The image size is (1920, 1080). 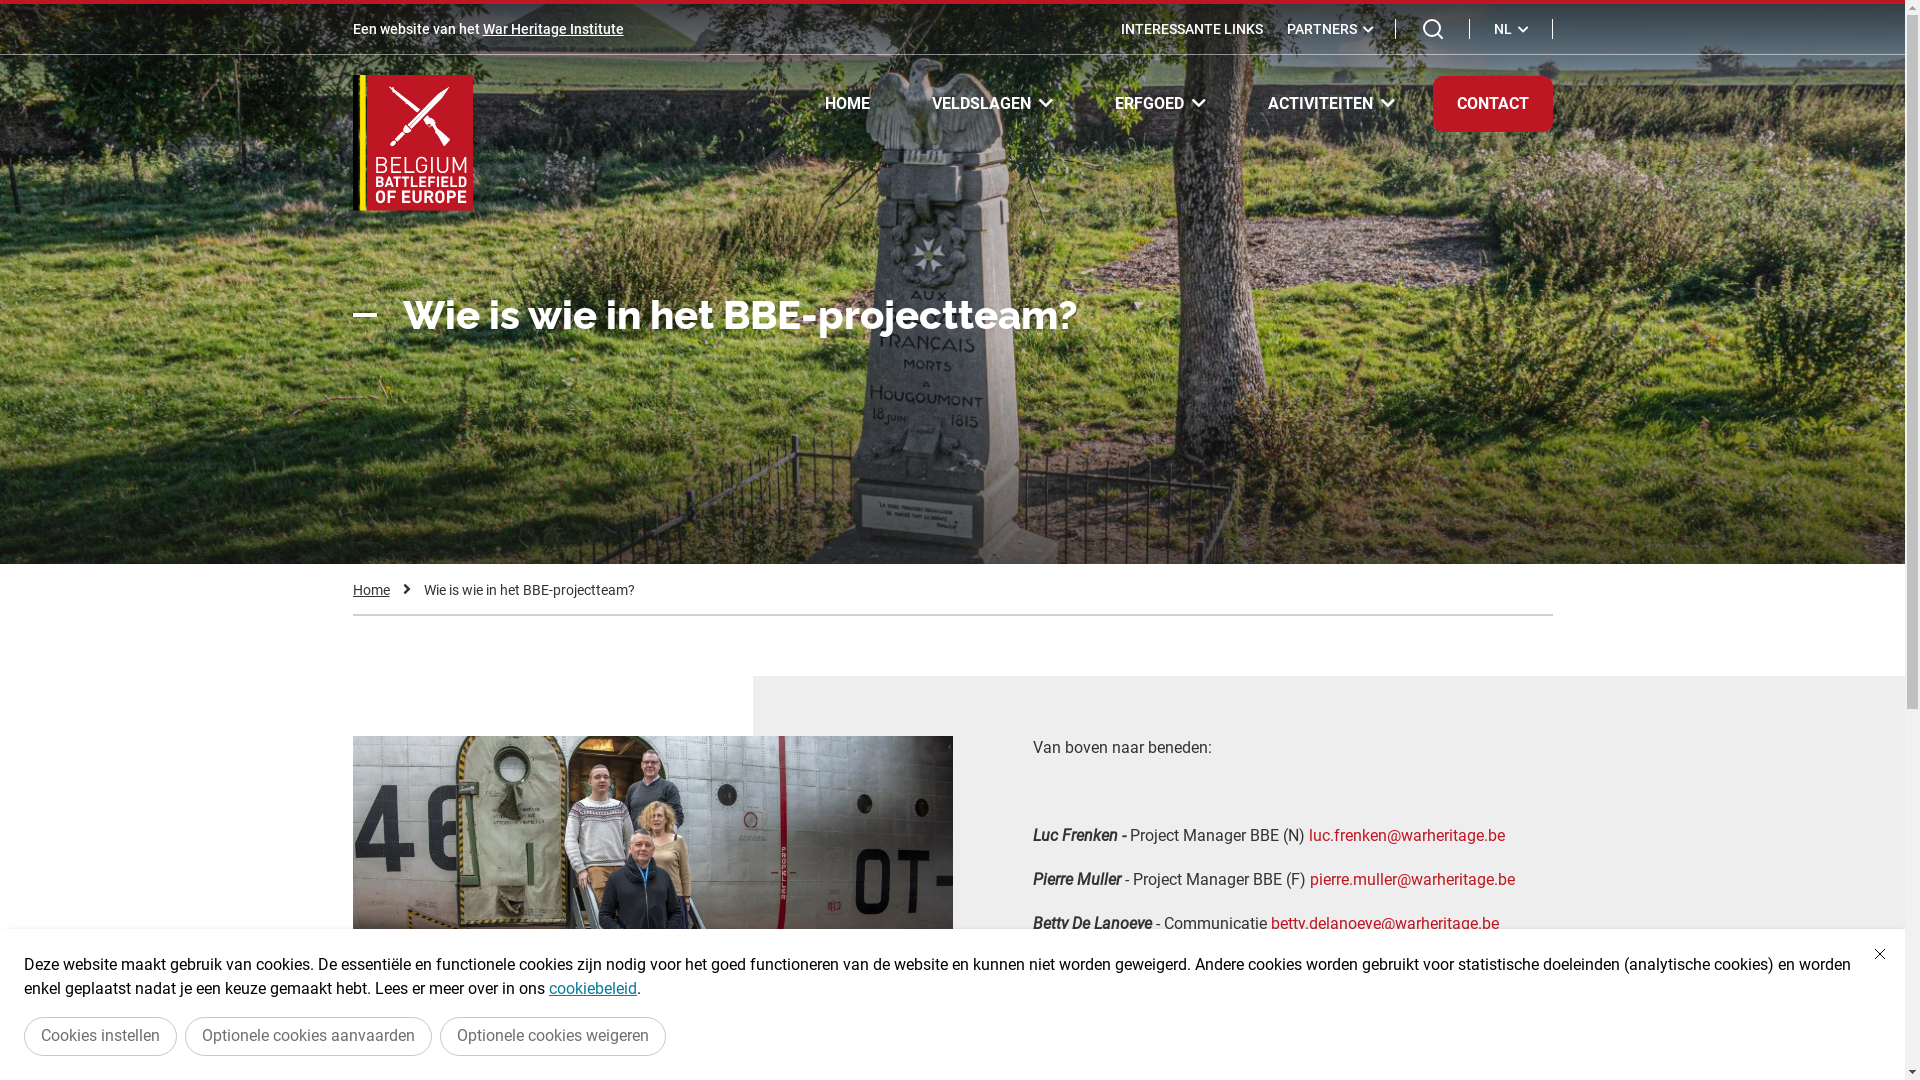 I want to click on 'Optionele cookies weigeren', so click(x=552, y=1035).